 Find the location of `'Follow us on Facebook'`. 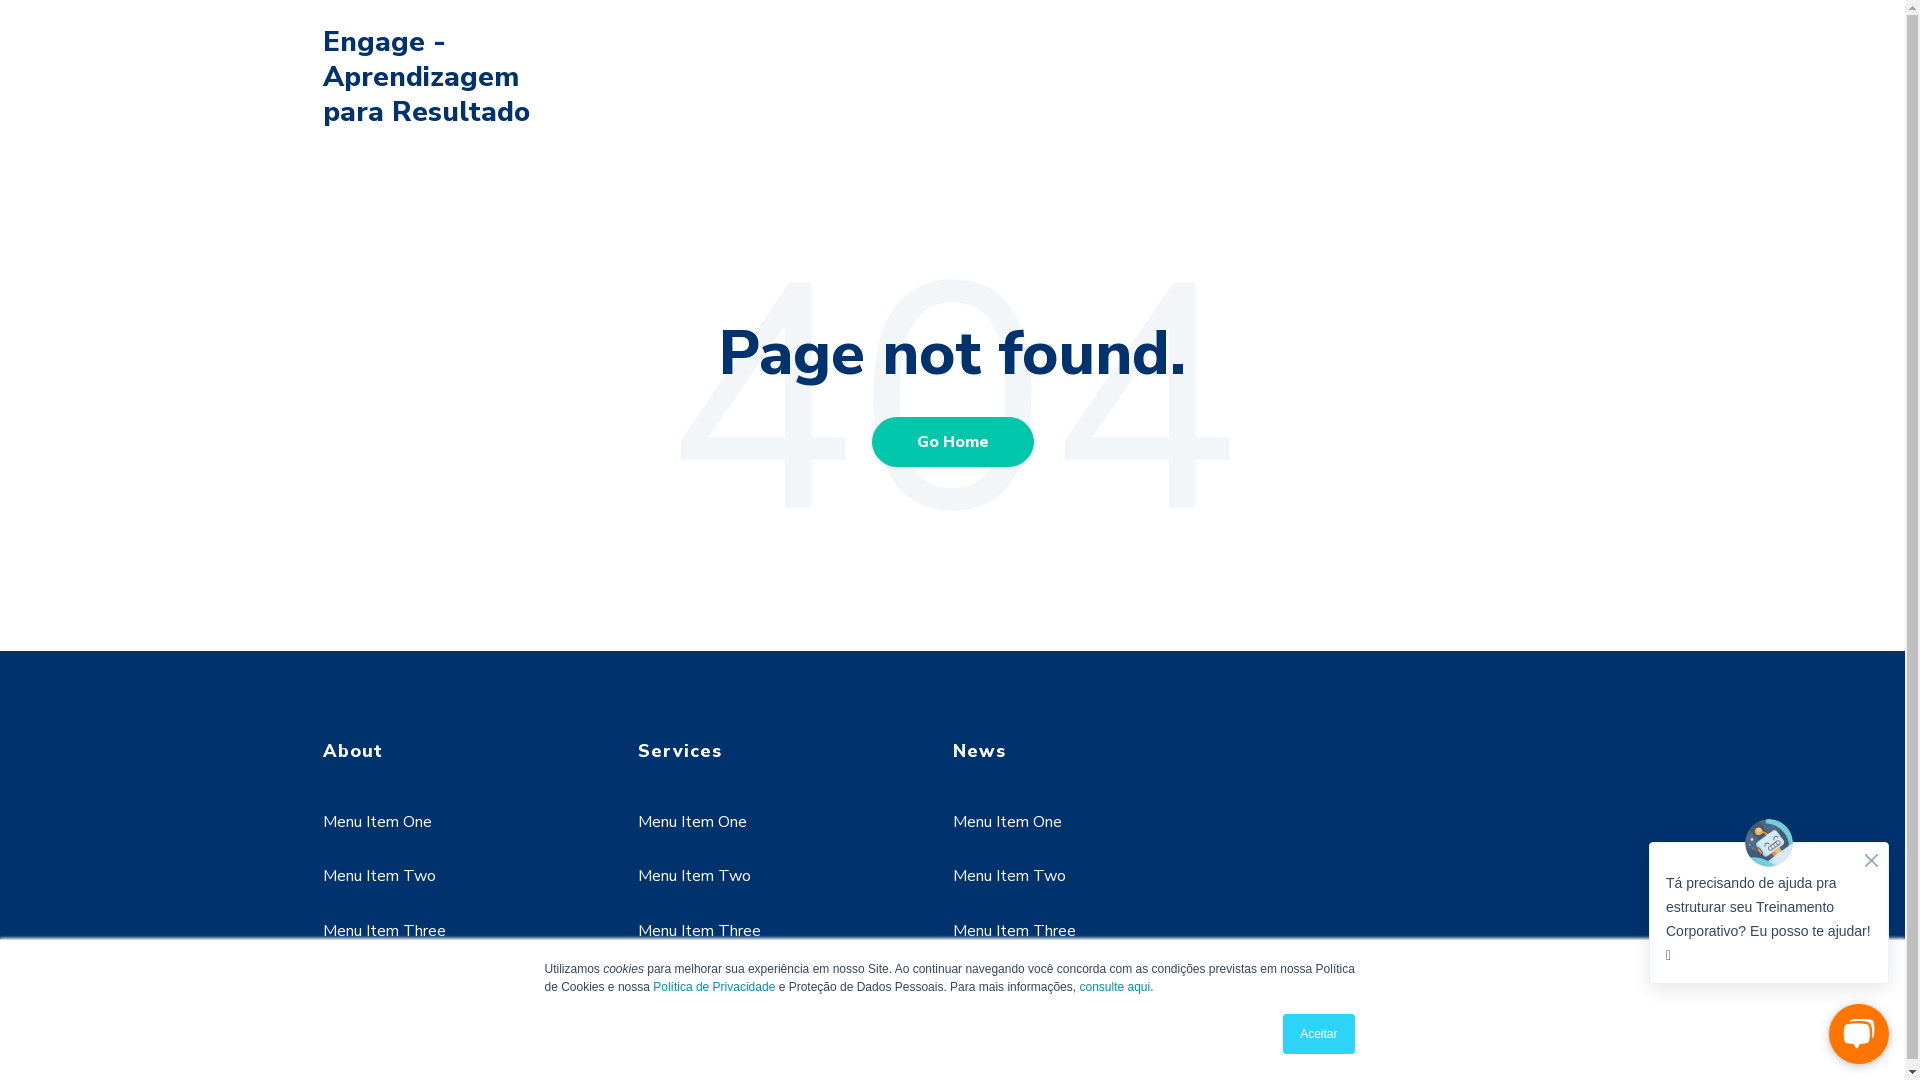

'Follow us on Facebook' is located at coordinates (346, 1015).